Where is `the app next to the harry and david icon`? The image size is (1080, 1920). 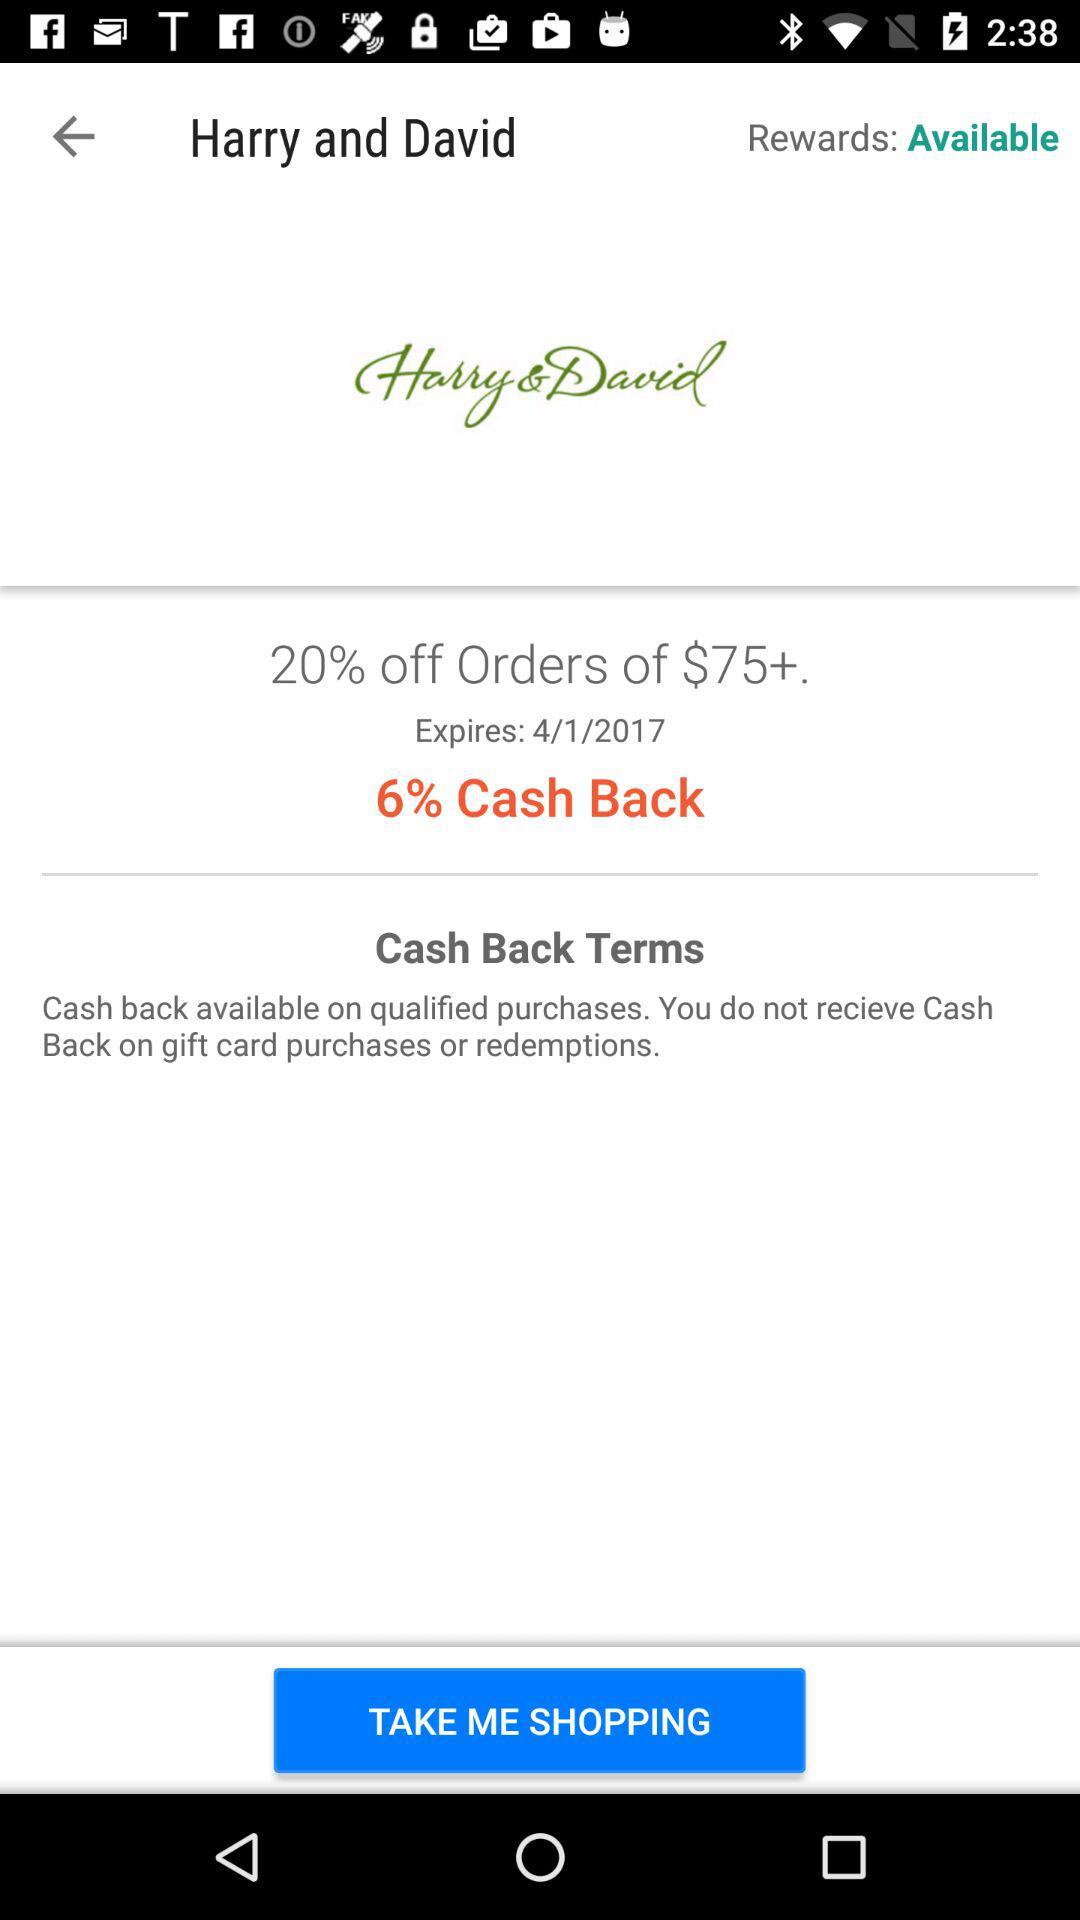
the app next to the harry and david icon is located at coordinates (72, 135).